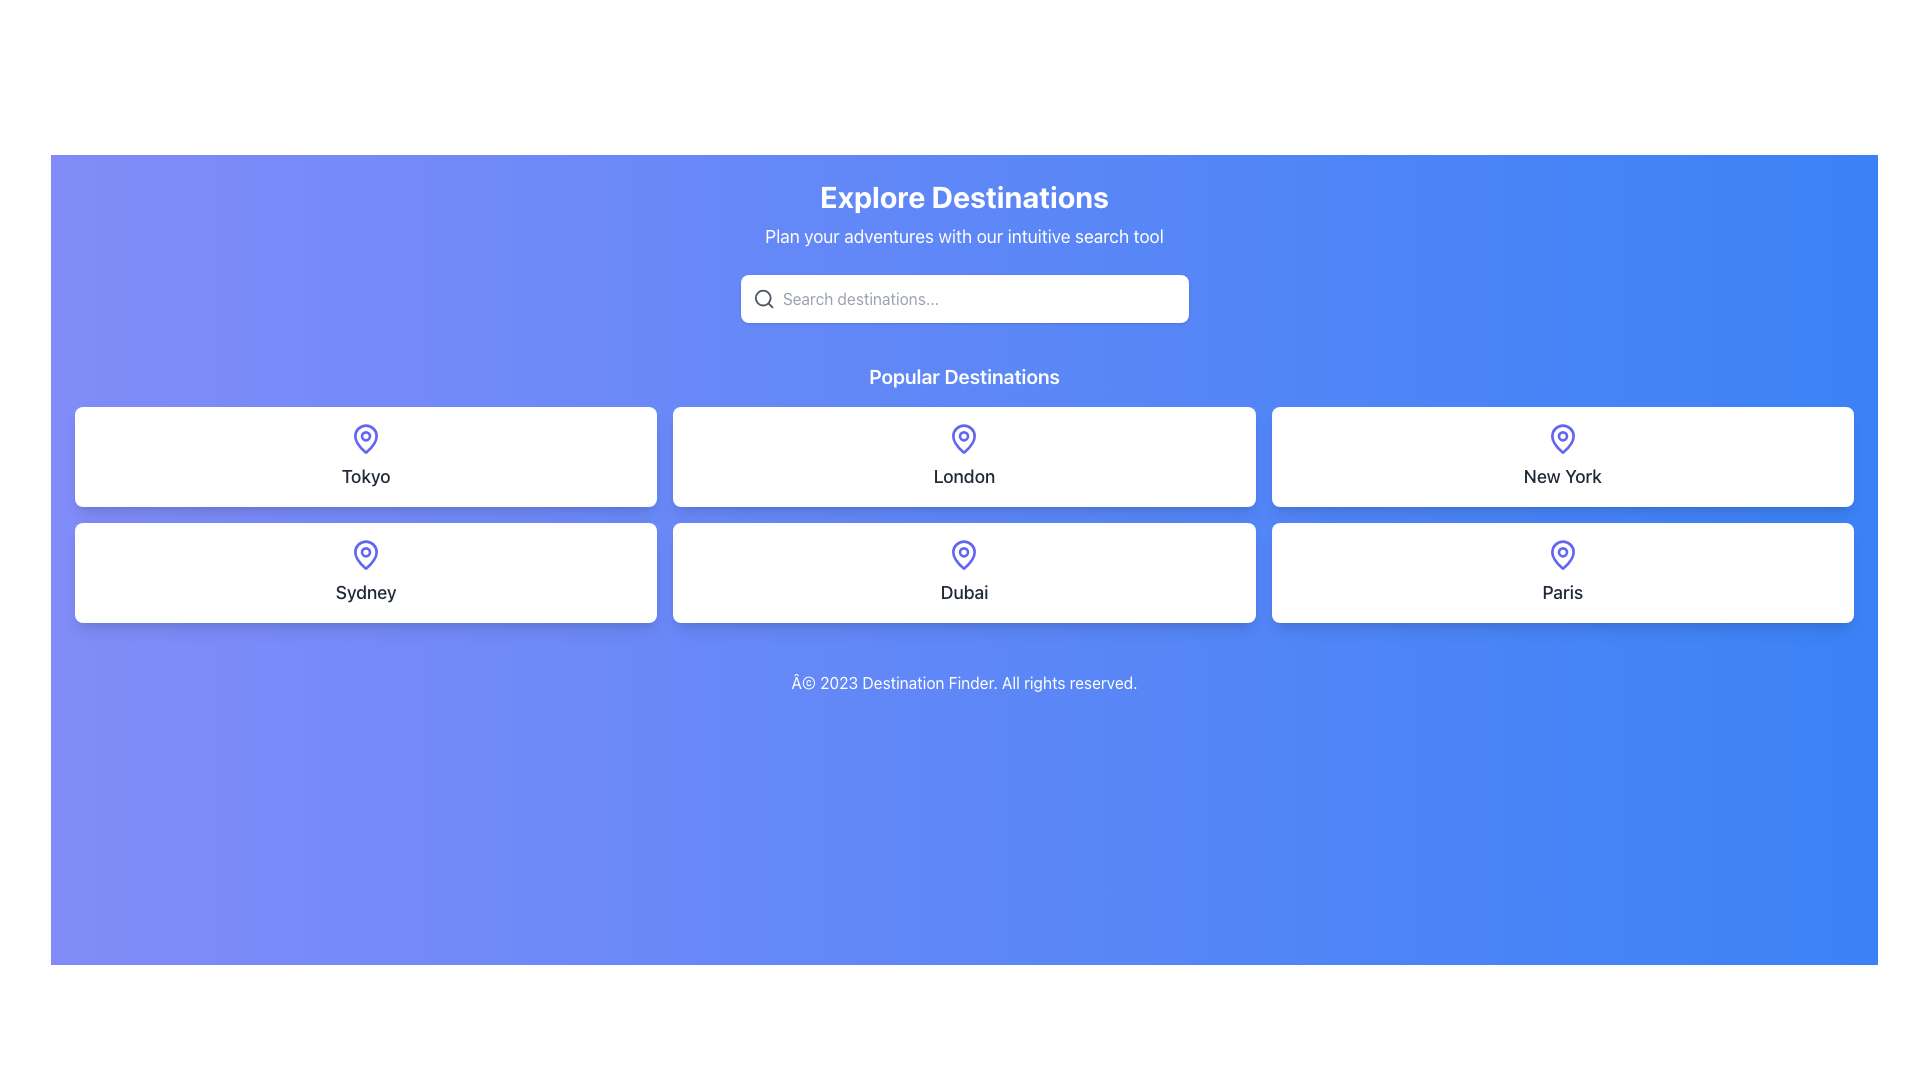  What do you see at coordinates (964, 235) in the screenshot?
I see `the Static Text element that serves as a descriptive tagline, positioned below the header 'Explore Destinations' and centered horizontally on the page` at bounding box center [964, 235].